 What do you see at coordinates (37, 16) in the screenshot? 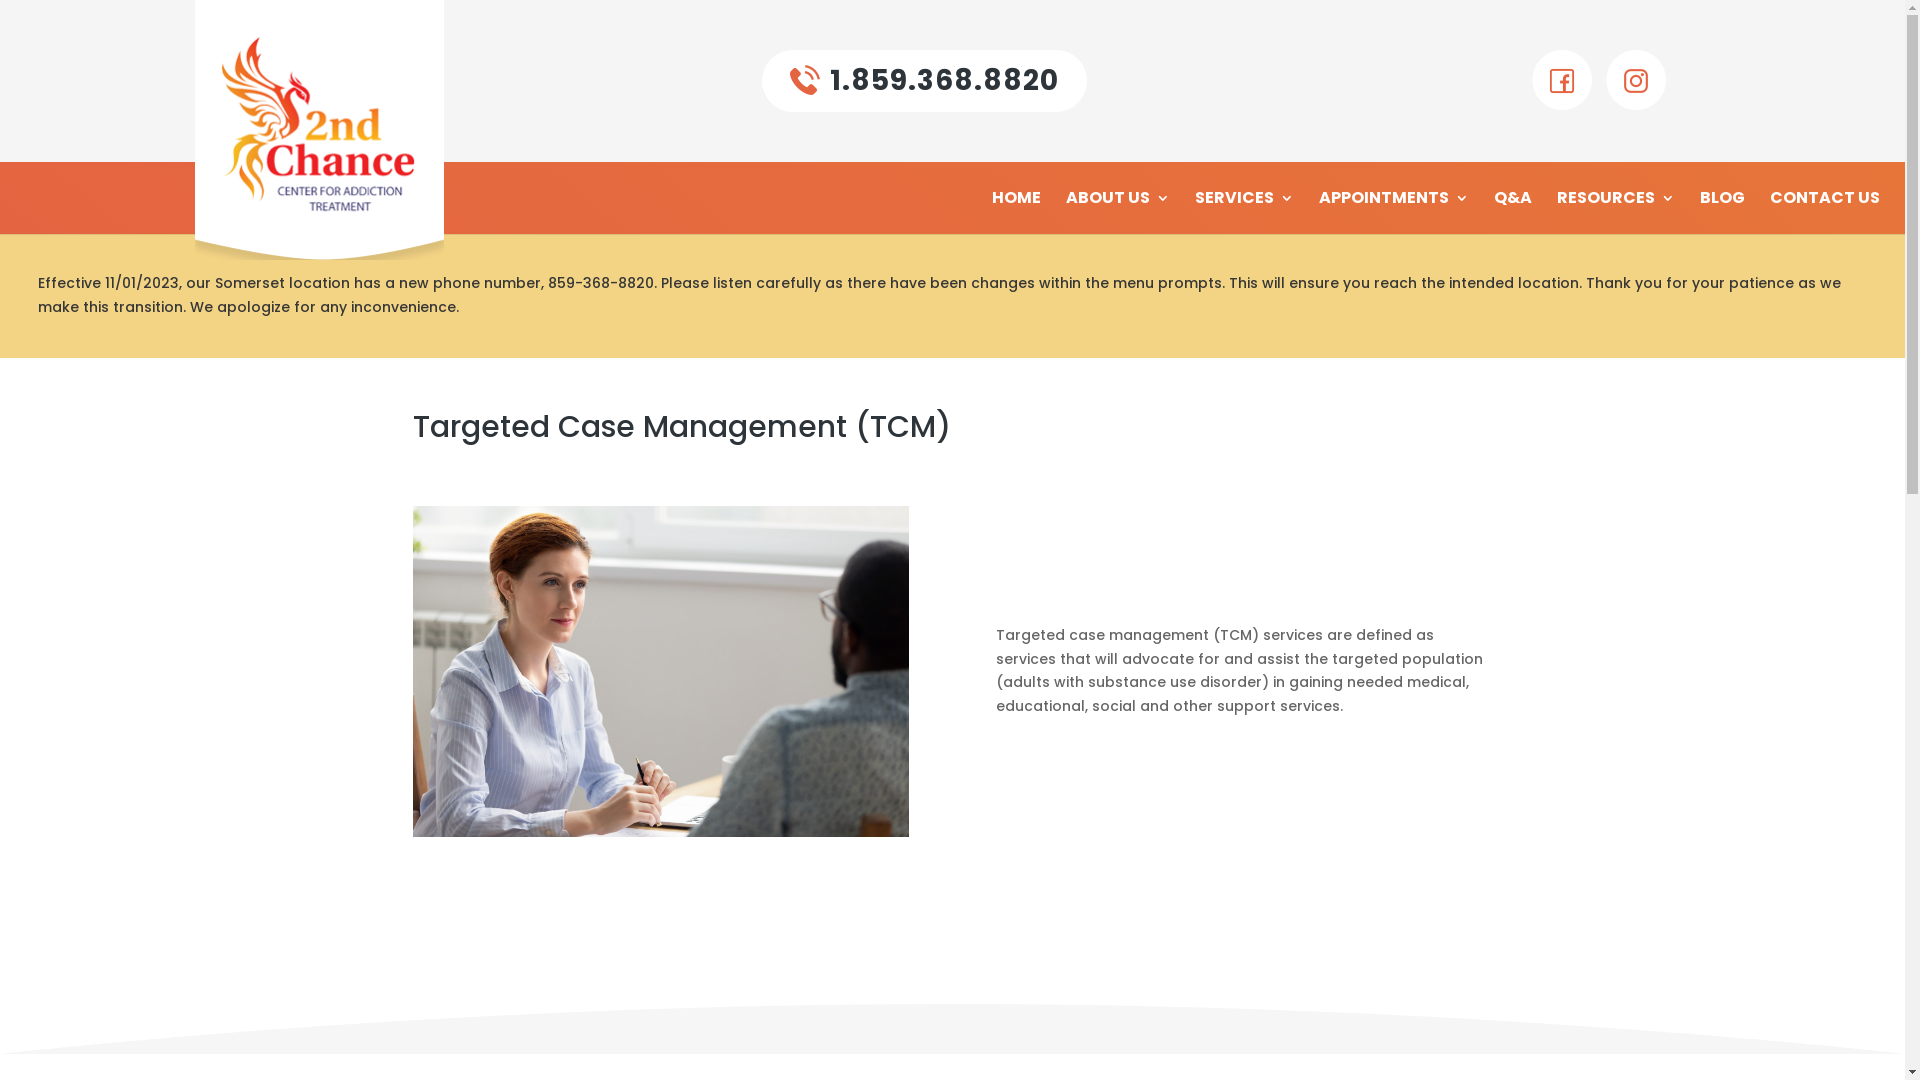
I see `'Previous Page'` at bounding box center [37, 16].